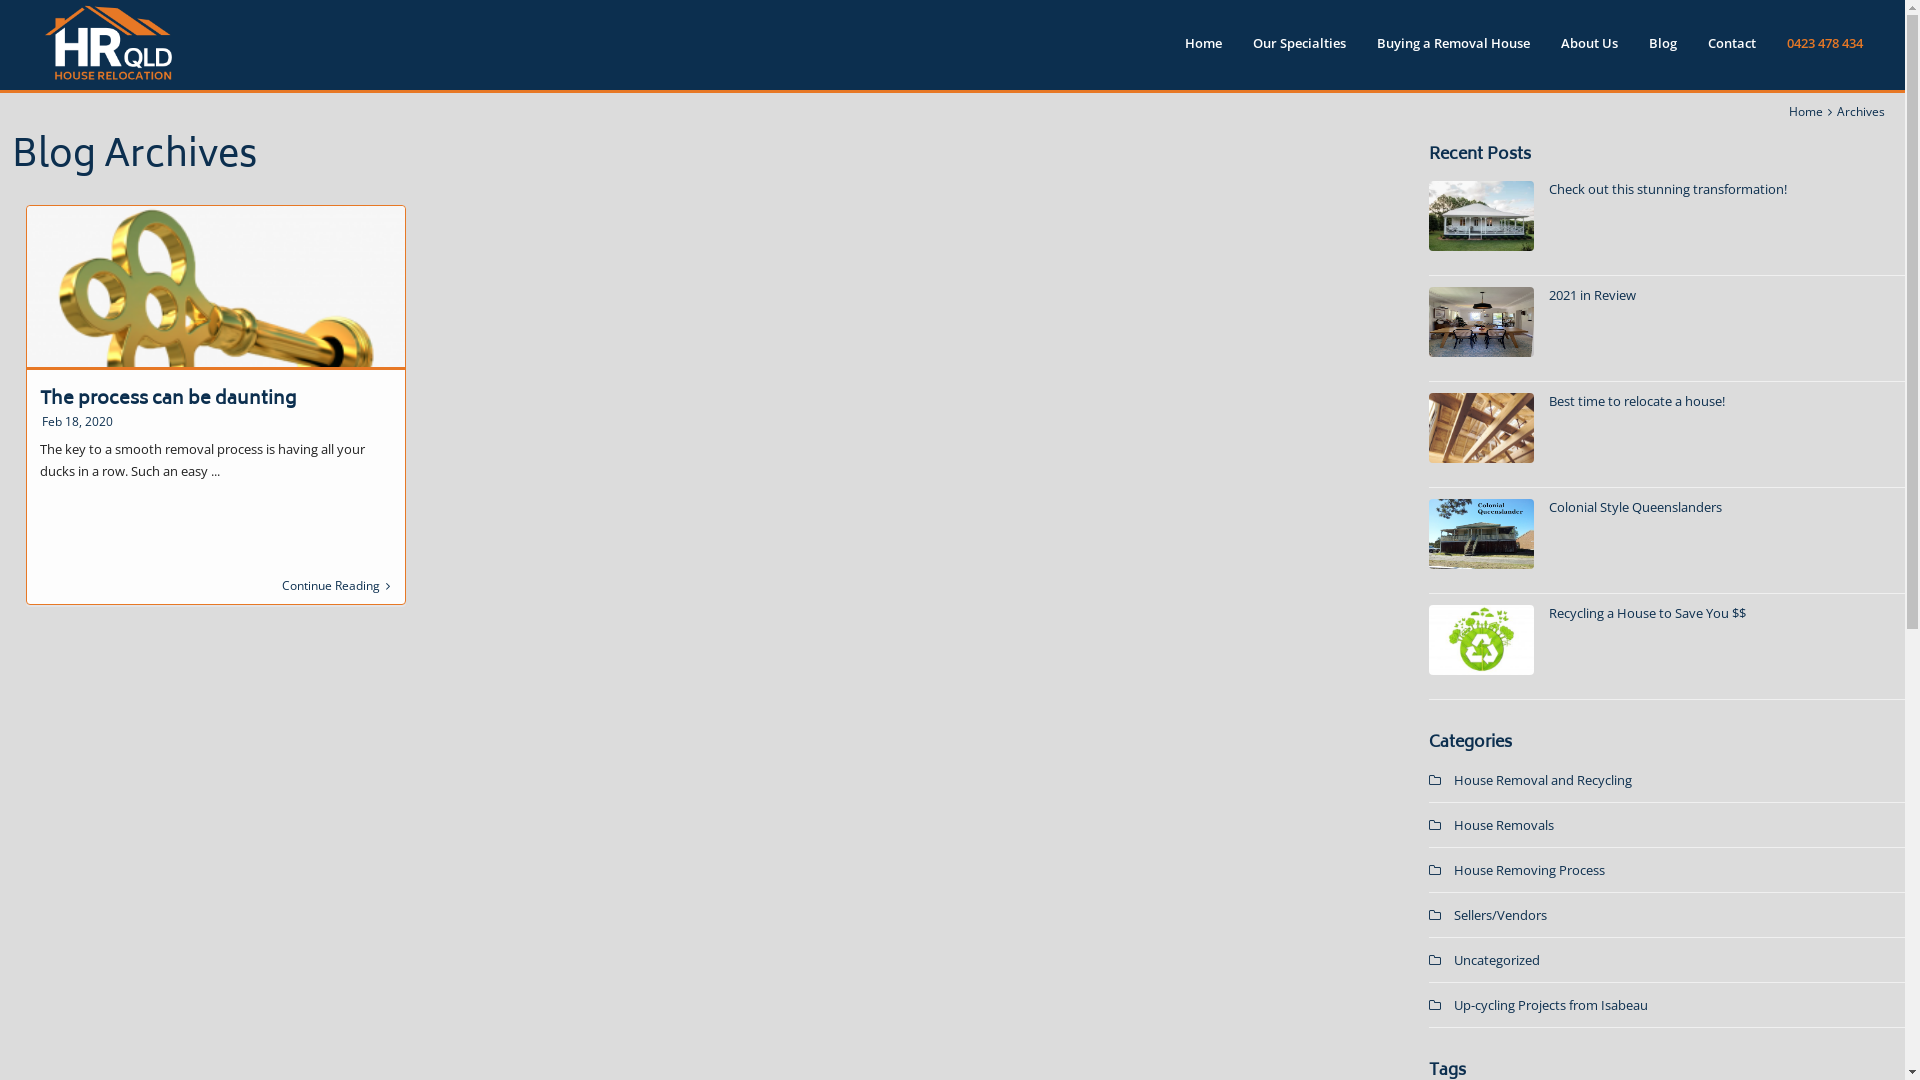 Image resolution: width=1920 pixels, height=1080 pixels. What do you see at coordinates (1548, 505) in the screenshot?
I see `'Colonial Style Queenslanders'` at bounding box center [1548, 505].